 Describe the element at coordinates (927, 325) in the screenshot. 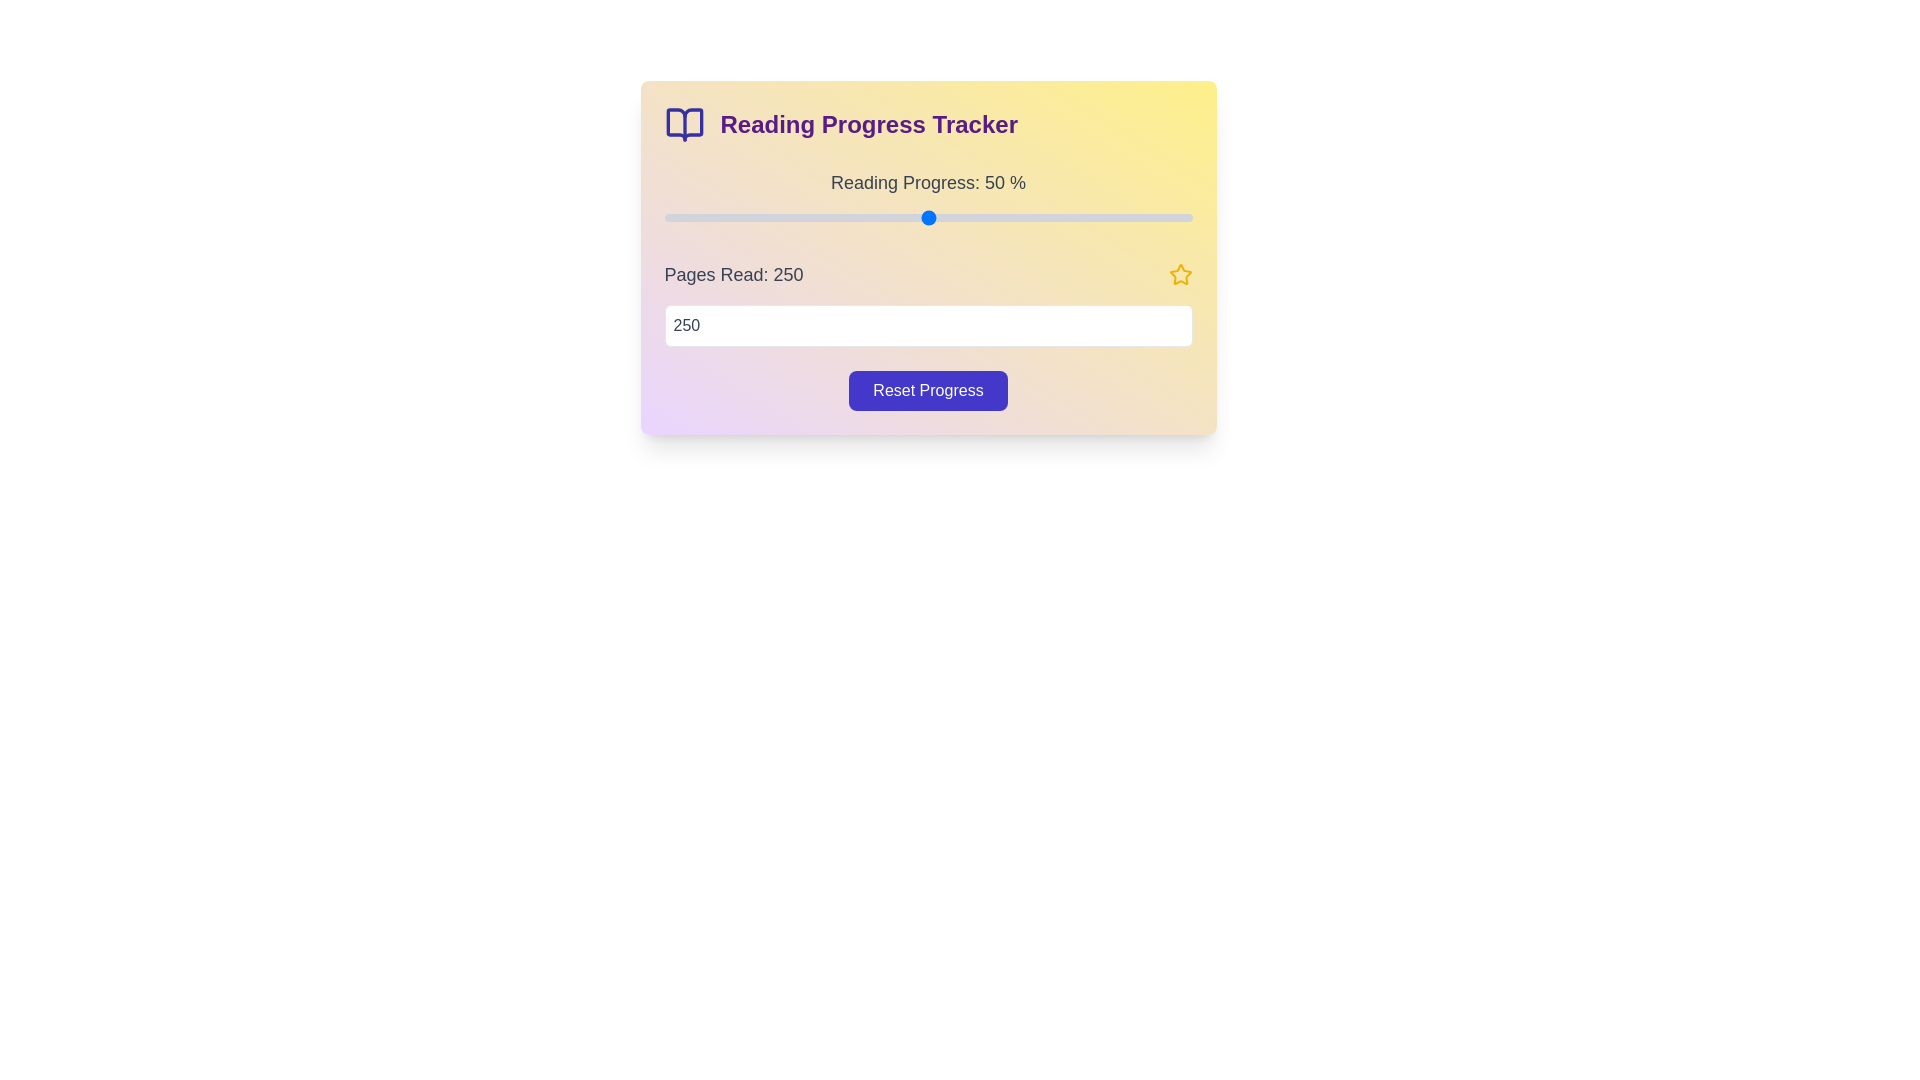

I see `the number of pages read to 23 using the input field` at that location.